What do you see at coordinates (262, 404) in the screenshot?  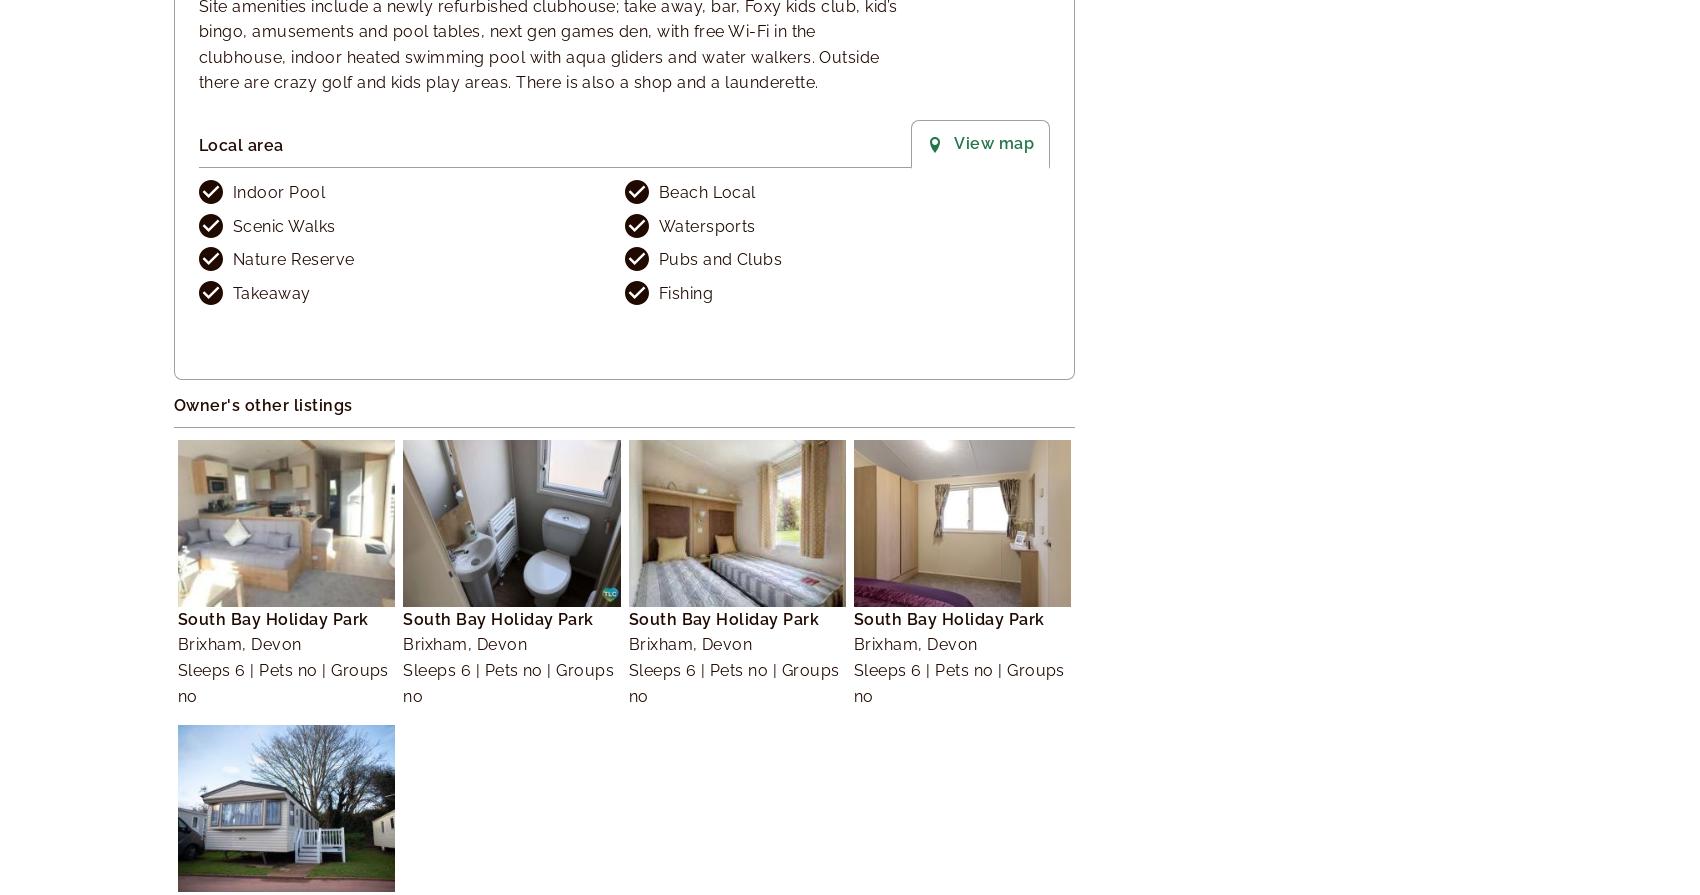 I see `'Owner's other listings'` at bounding box center [262, 404].